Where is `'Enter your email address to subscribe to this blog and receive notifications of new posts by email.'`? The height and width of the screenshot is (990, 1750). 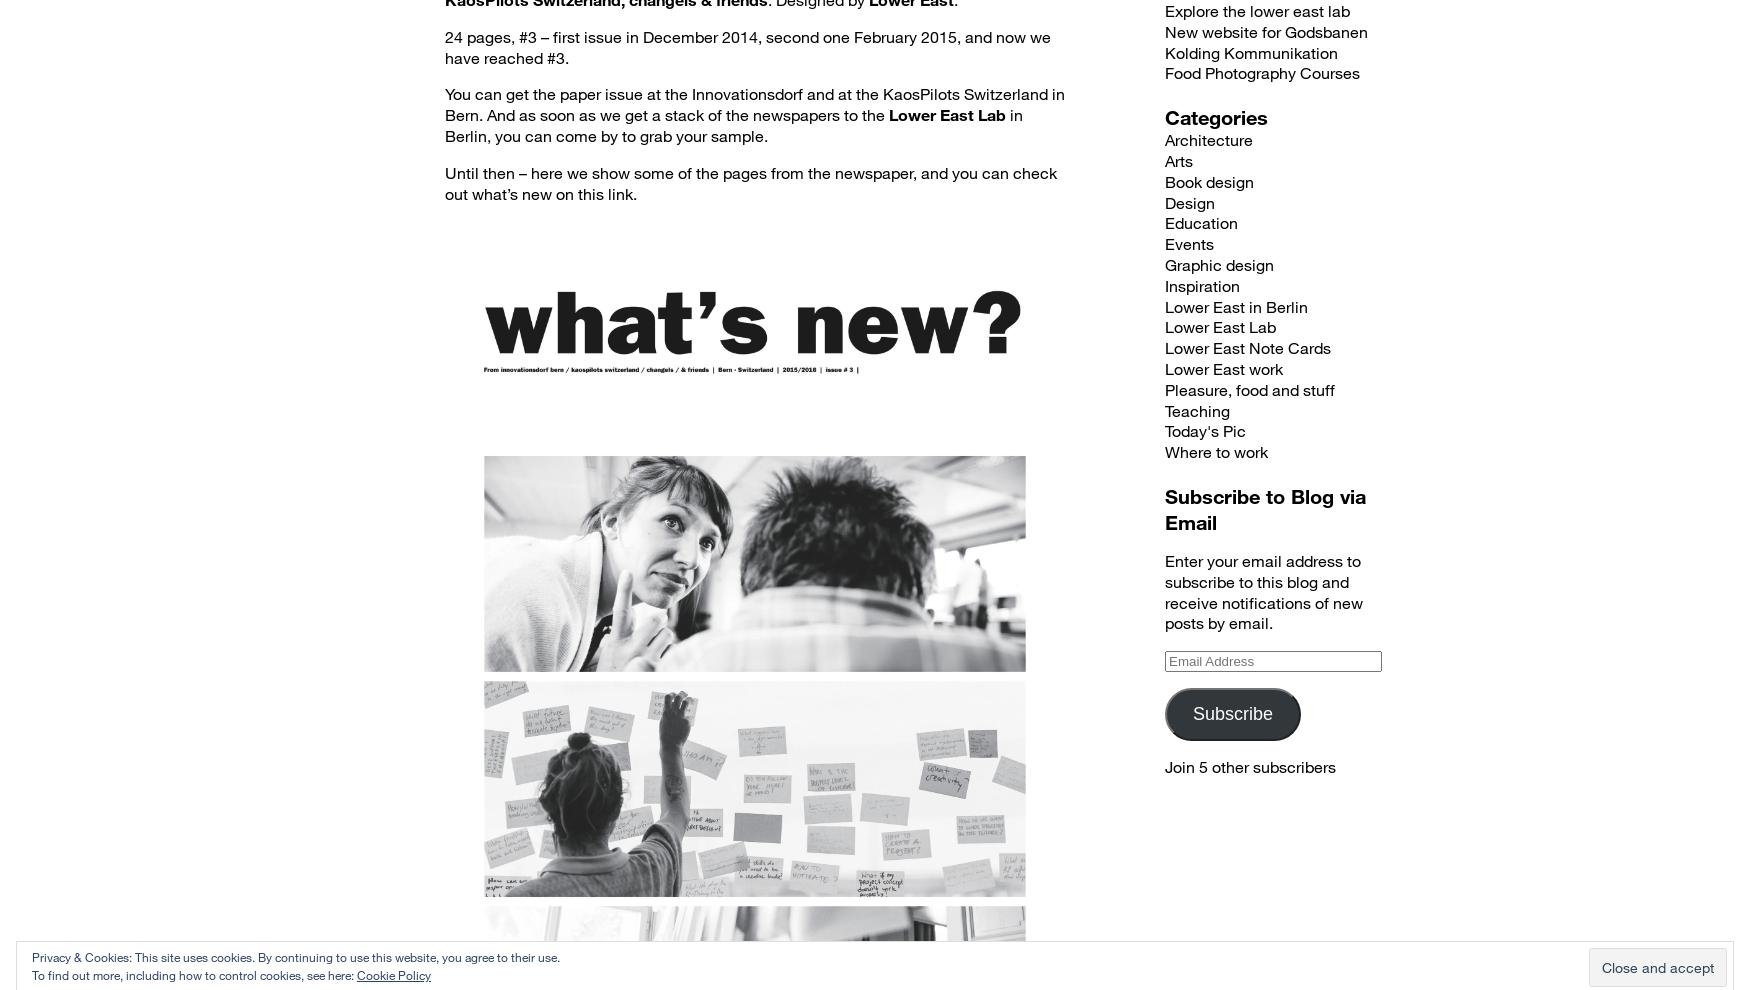
'Enter your email address to subscribe to this blog and receive notifications of new posts by email.' is located at coordinates (1263, 591).